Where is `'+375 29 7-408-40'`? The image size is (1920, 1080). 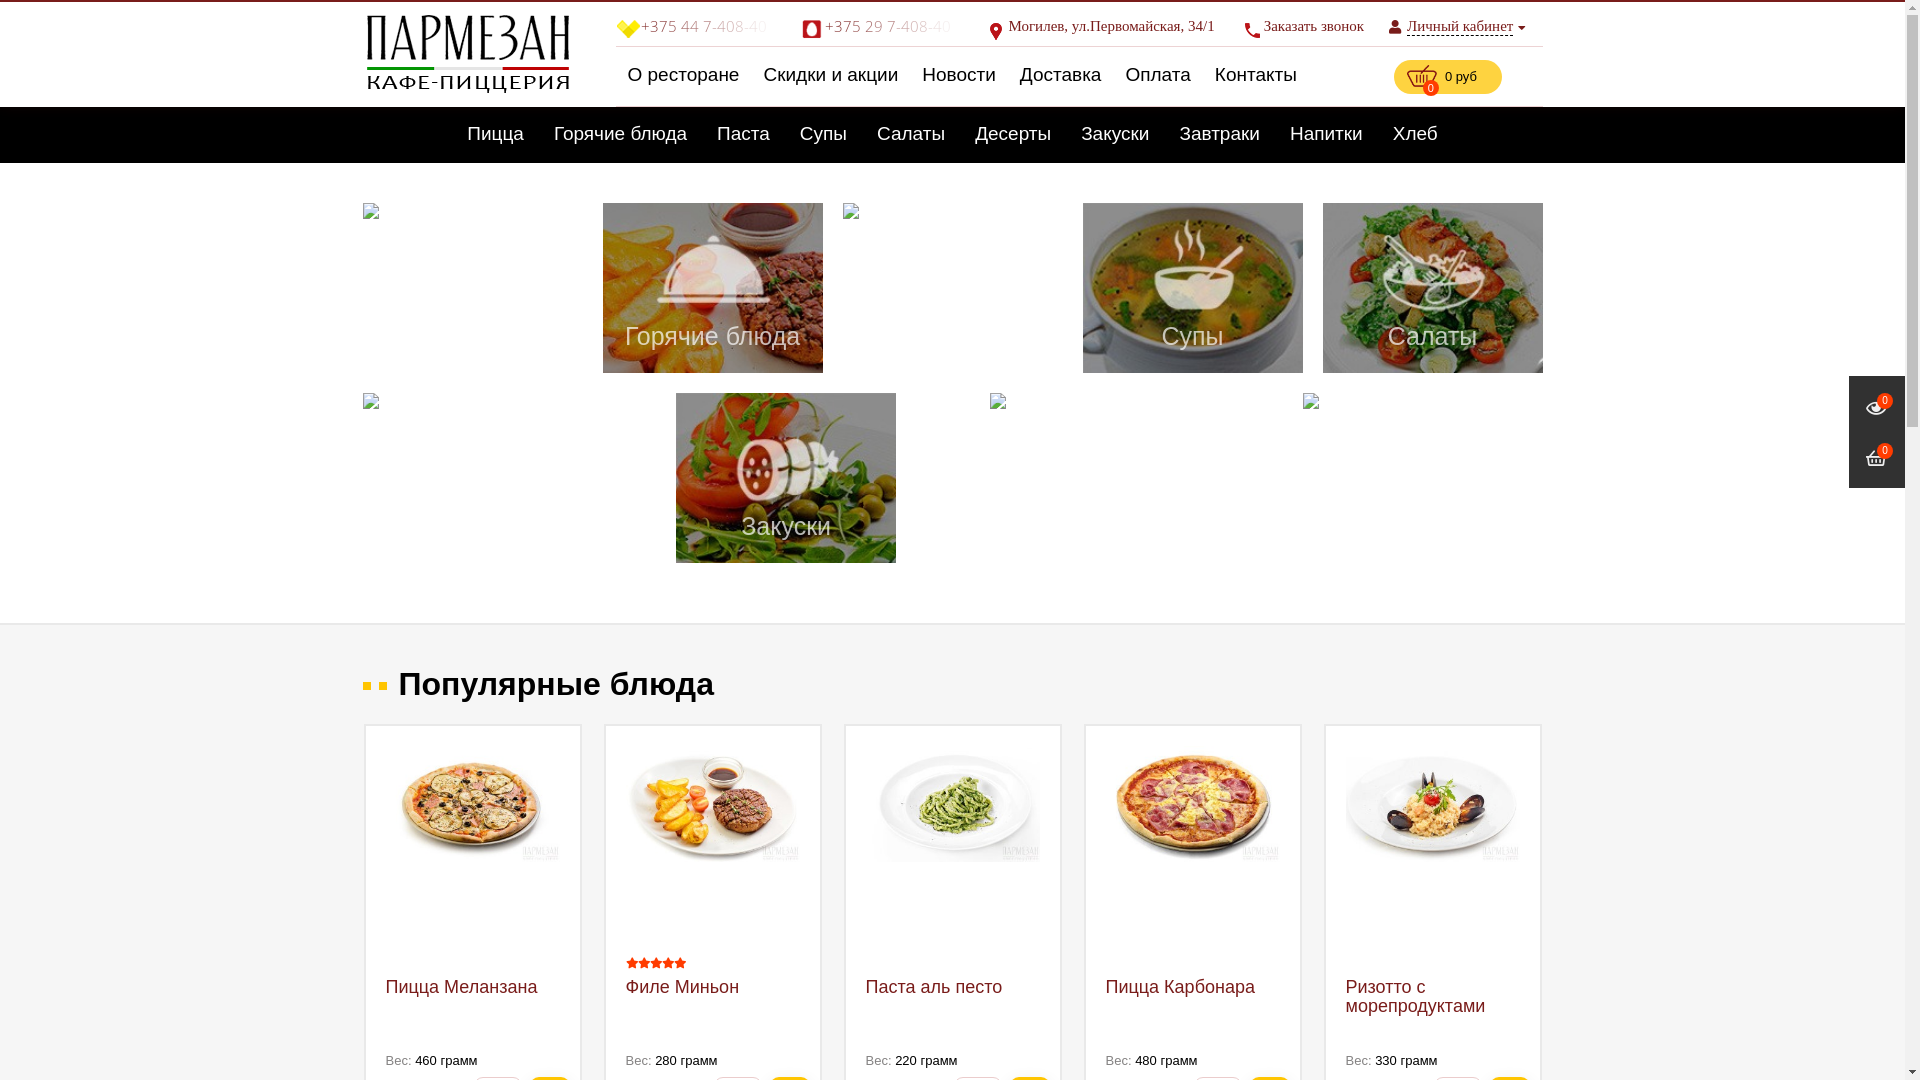 '+375 29 7-408-40' is located at coordinates (800, 26).